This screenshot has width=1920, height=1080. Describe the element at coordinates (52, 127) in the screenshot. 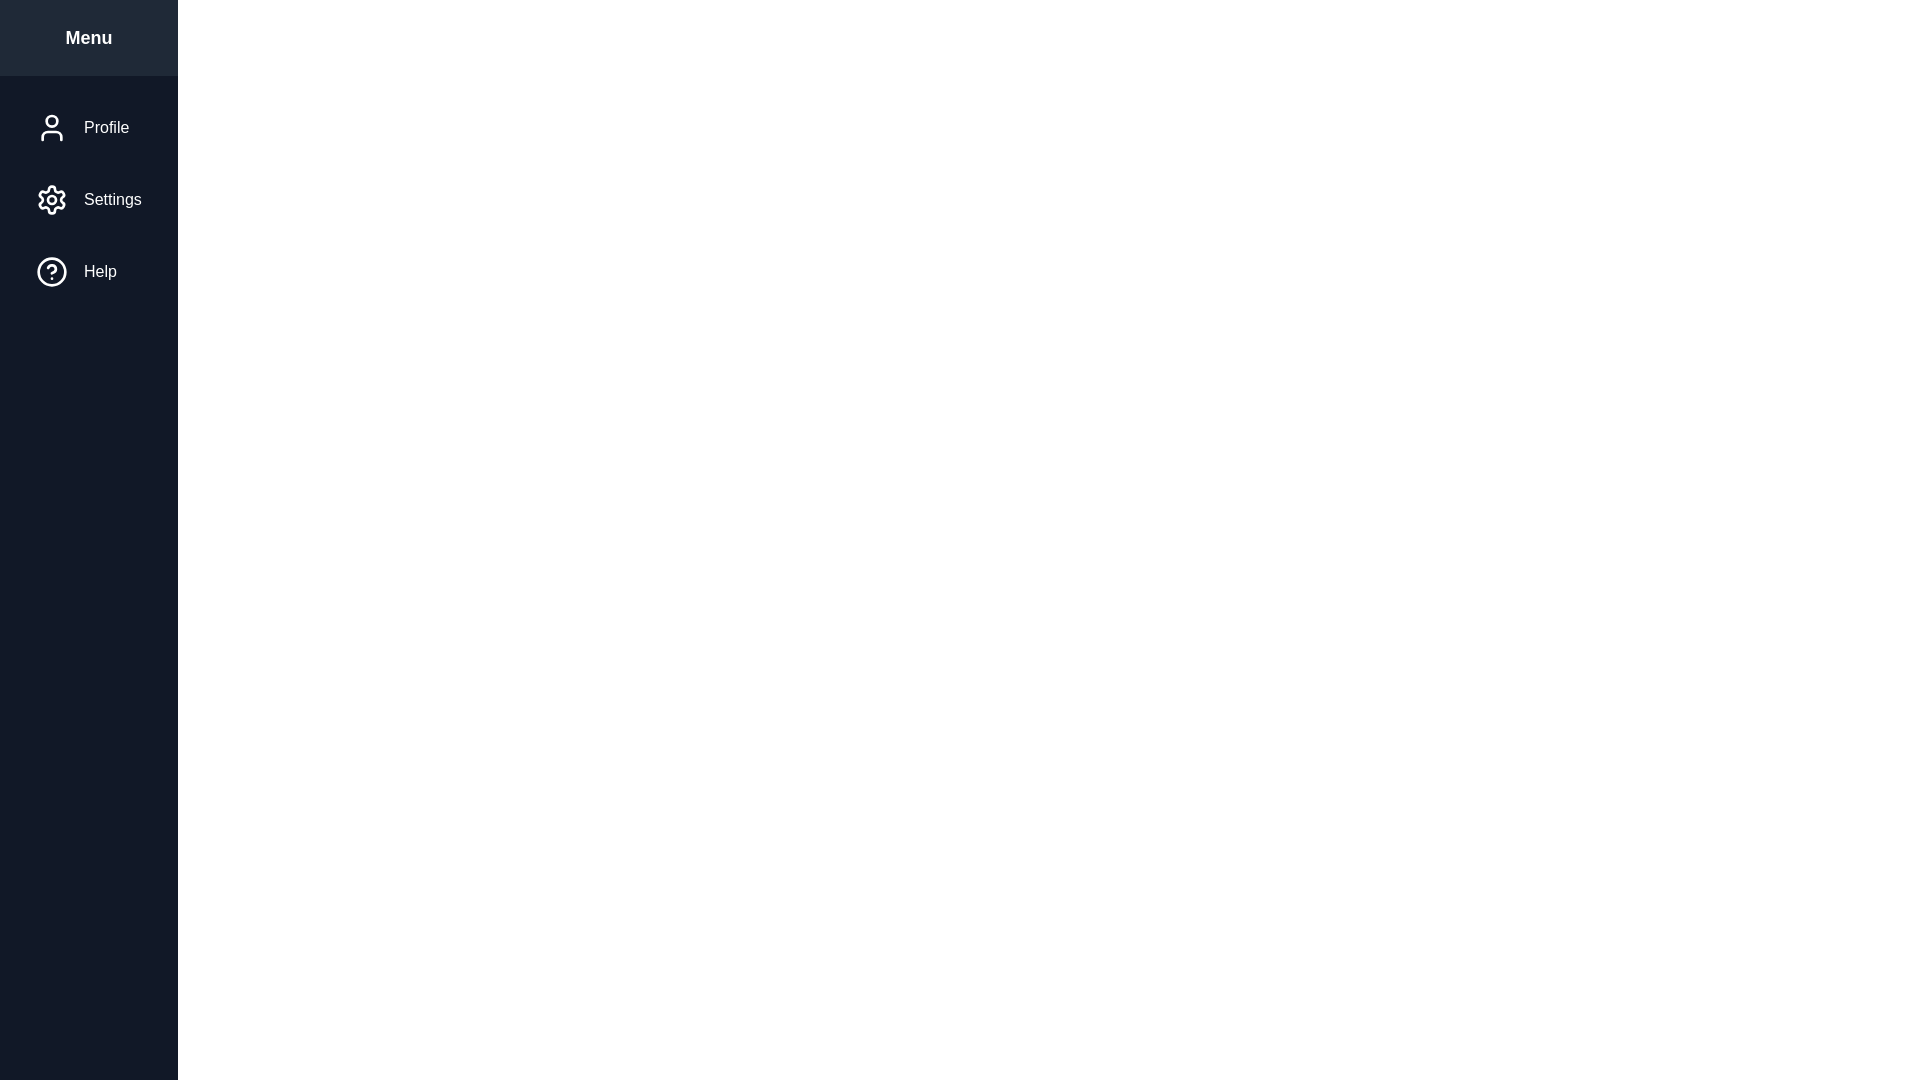

I see `the menu item icon for Profile` at that location.